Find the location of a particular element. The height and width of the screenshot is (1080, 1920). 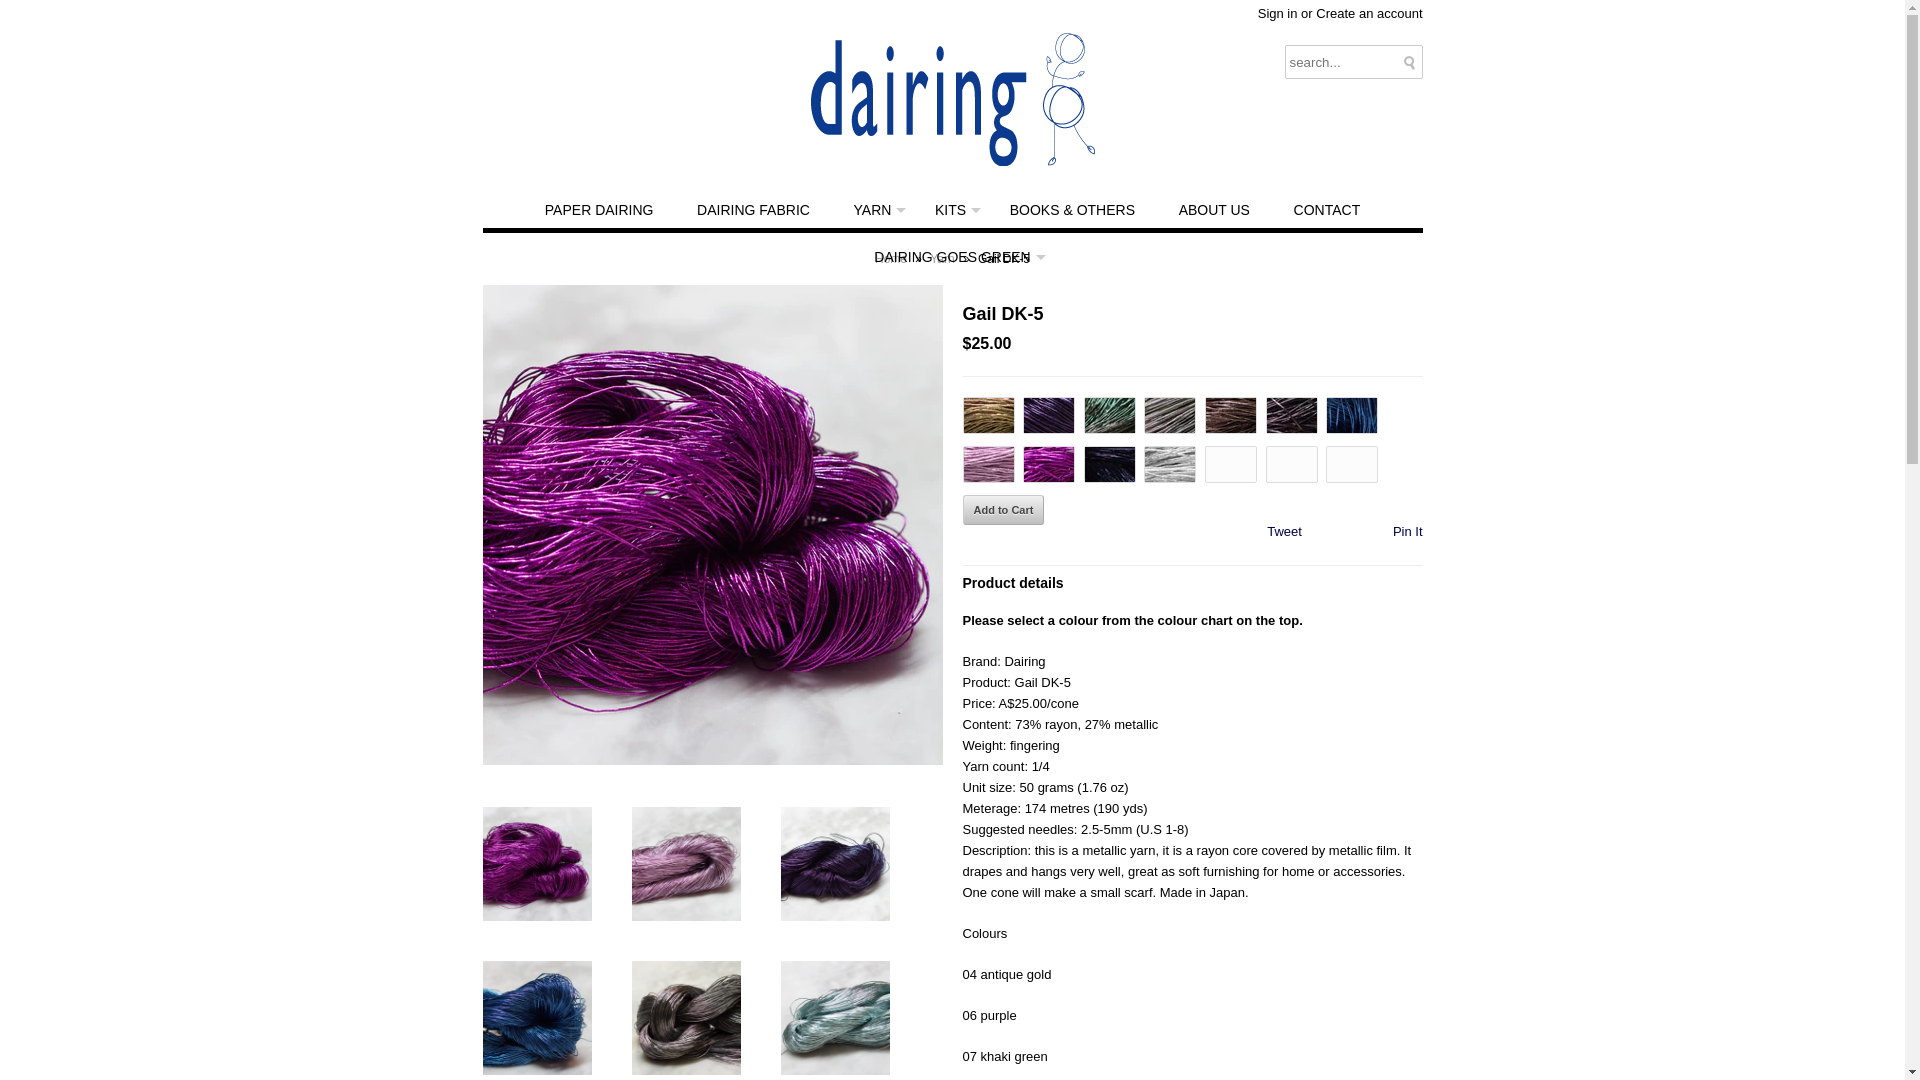

'DAIRING FABRIC' is located at coordinates (752, 210).